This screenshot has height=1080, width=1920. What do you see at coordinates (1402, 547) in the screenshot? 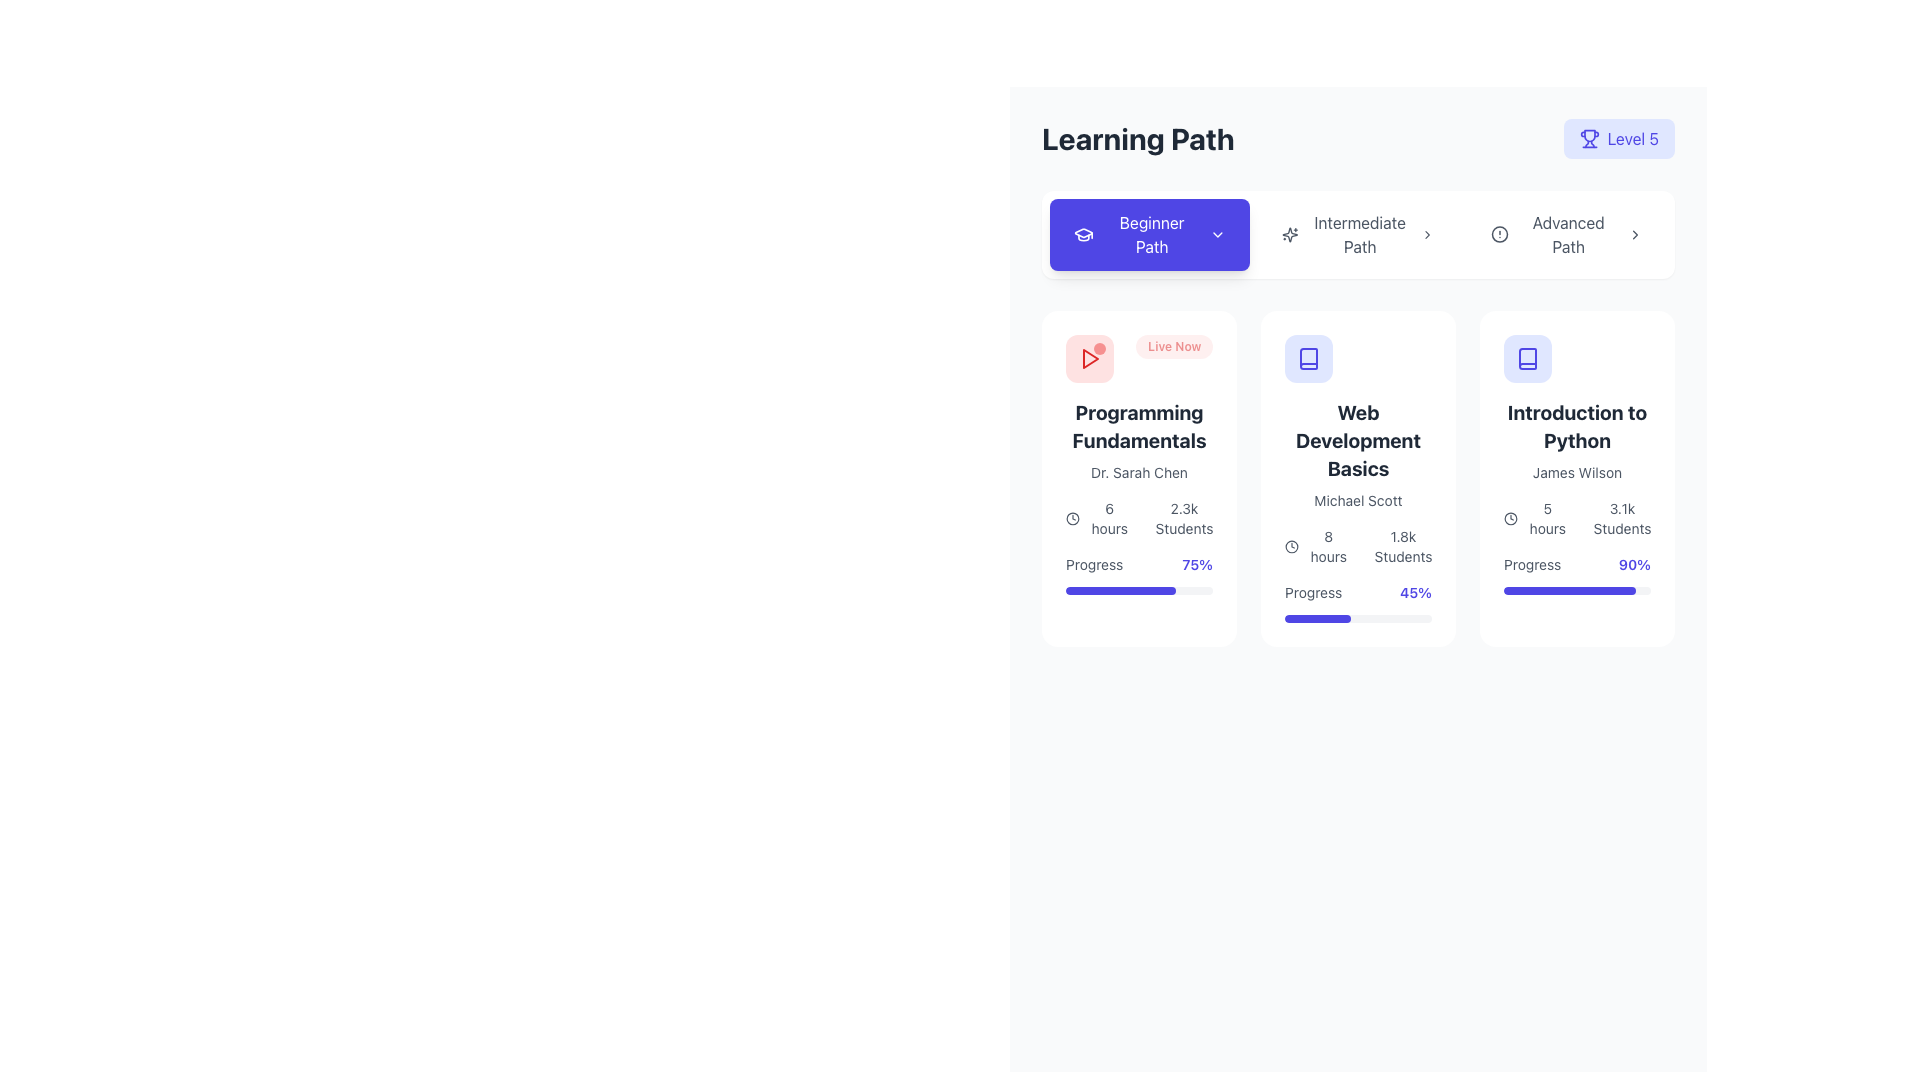
I see `the text display showing '1.8k Students', which is located beneath the course title 'Web Development Basics' in the second card of the layout` at bounding box center [1402, 547].